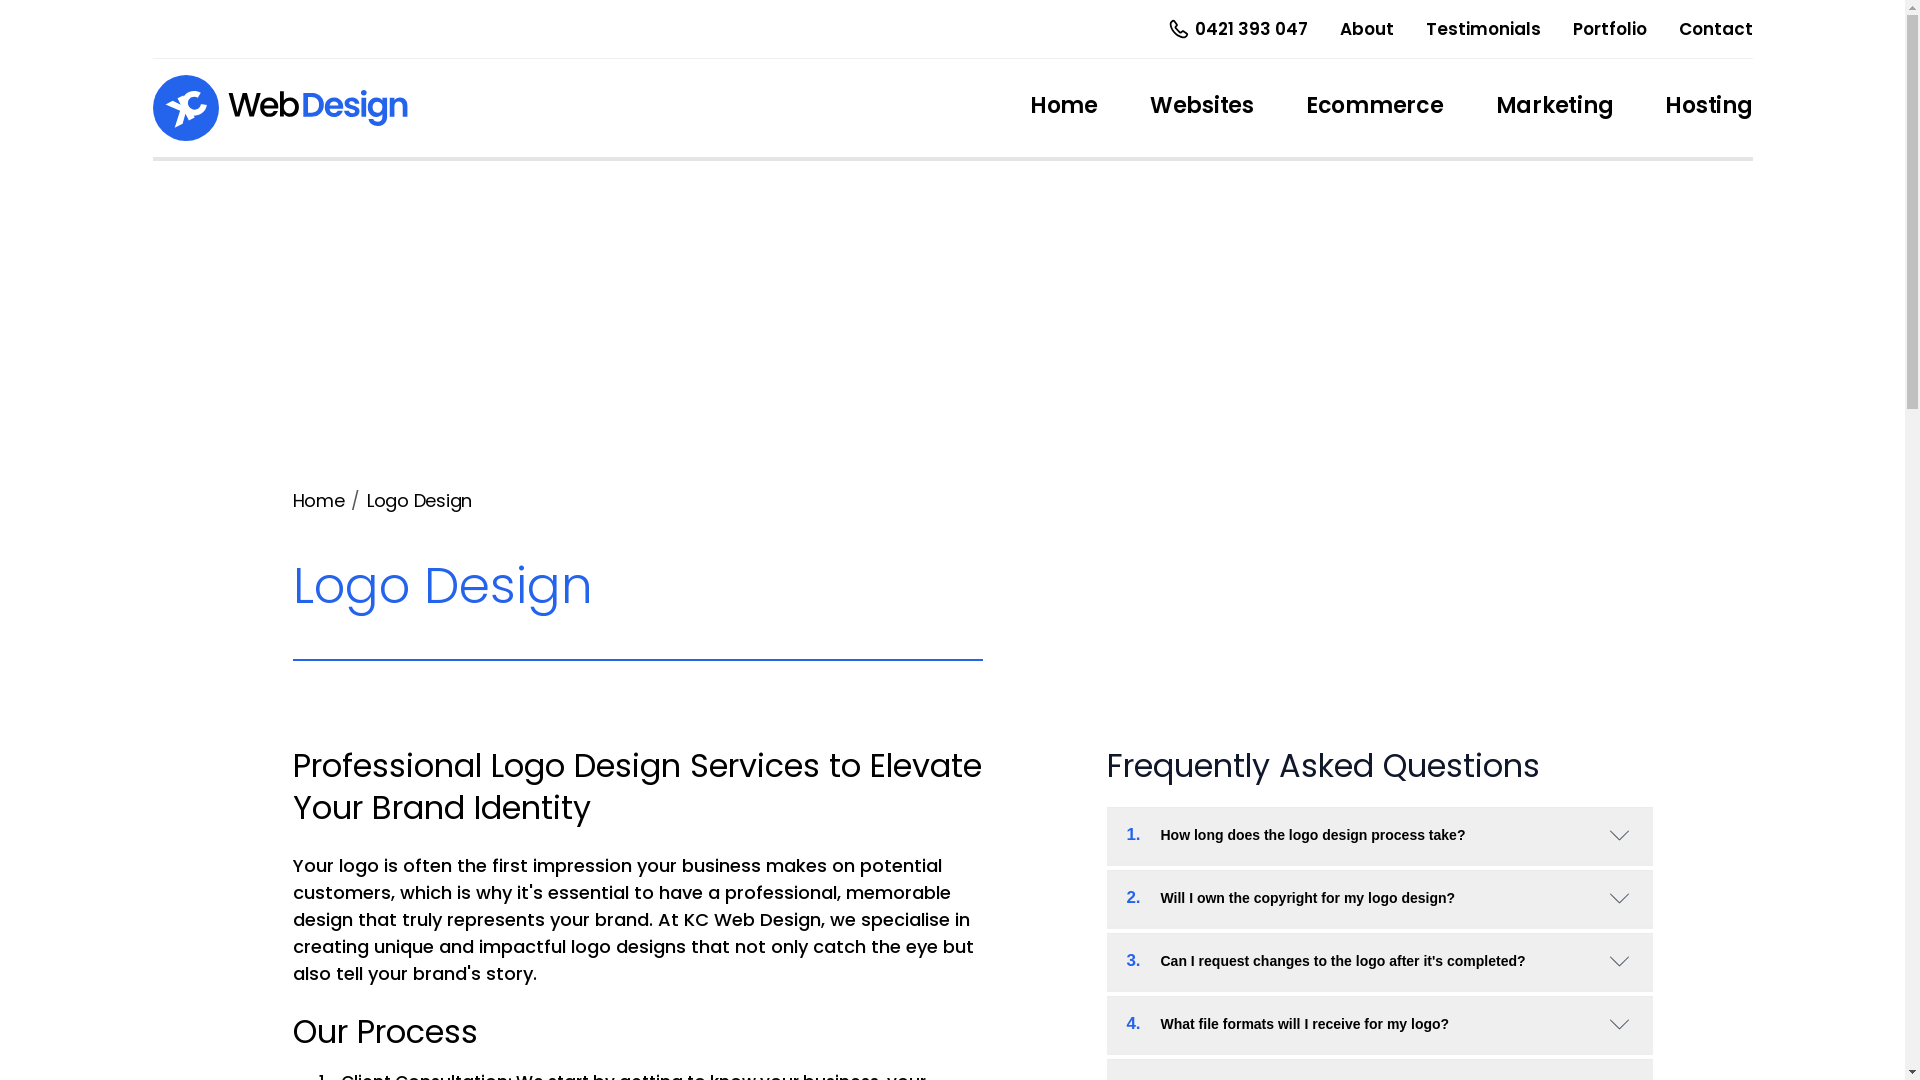 This screenshot has width=1920, height=1080. I want to click on '4., so click(1377, 1023).